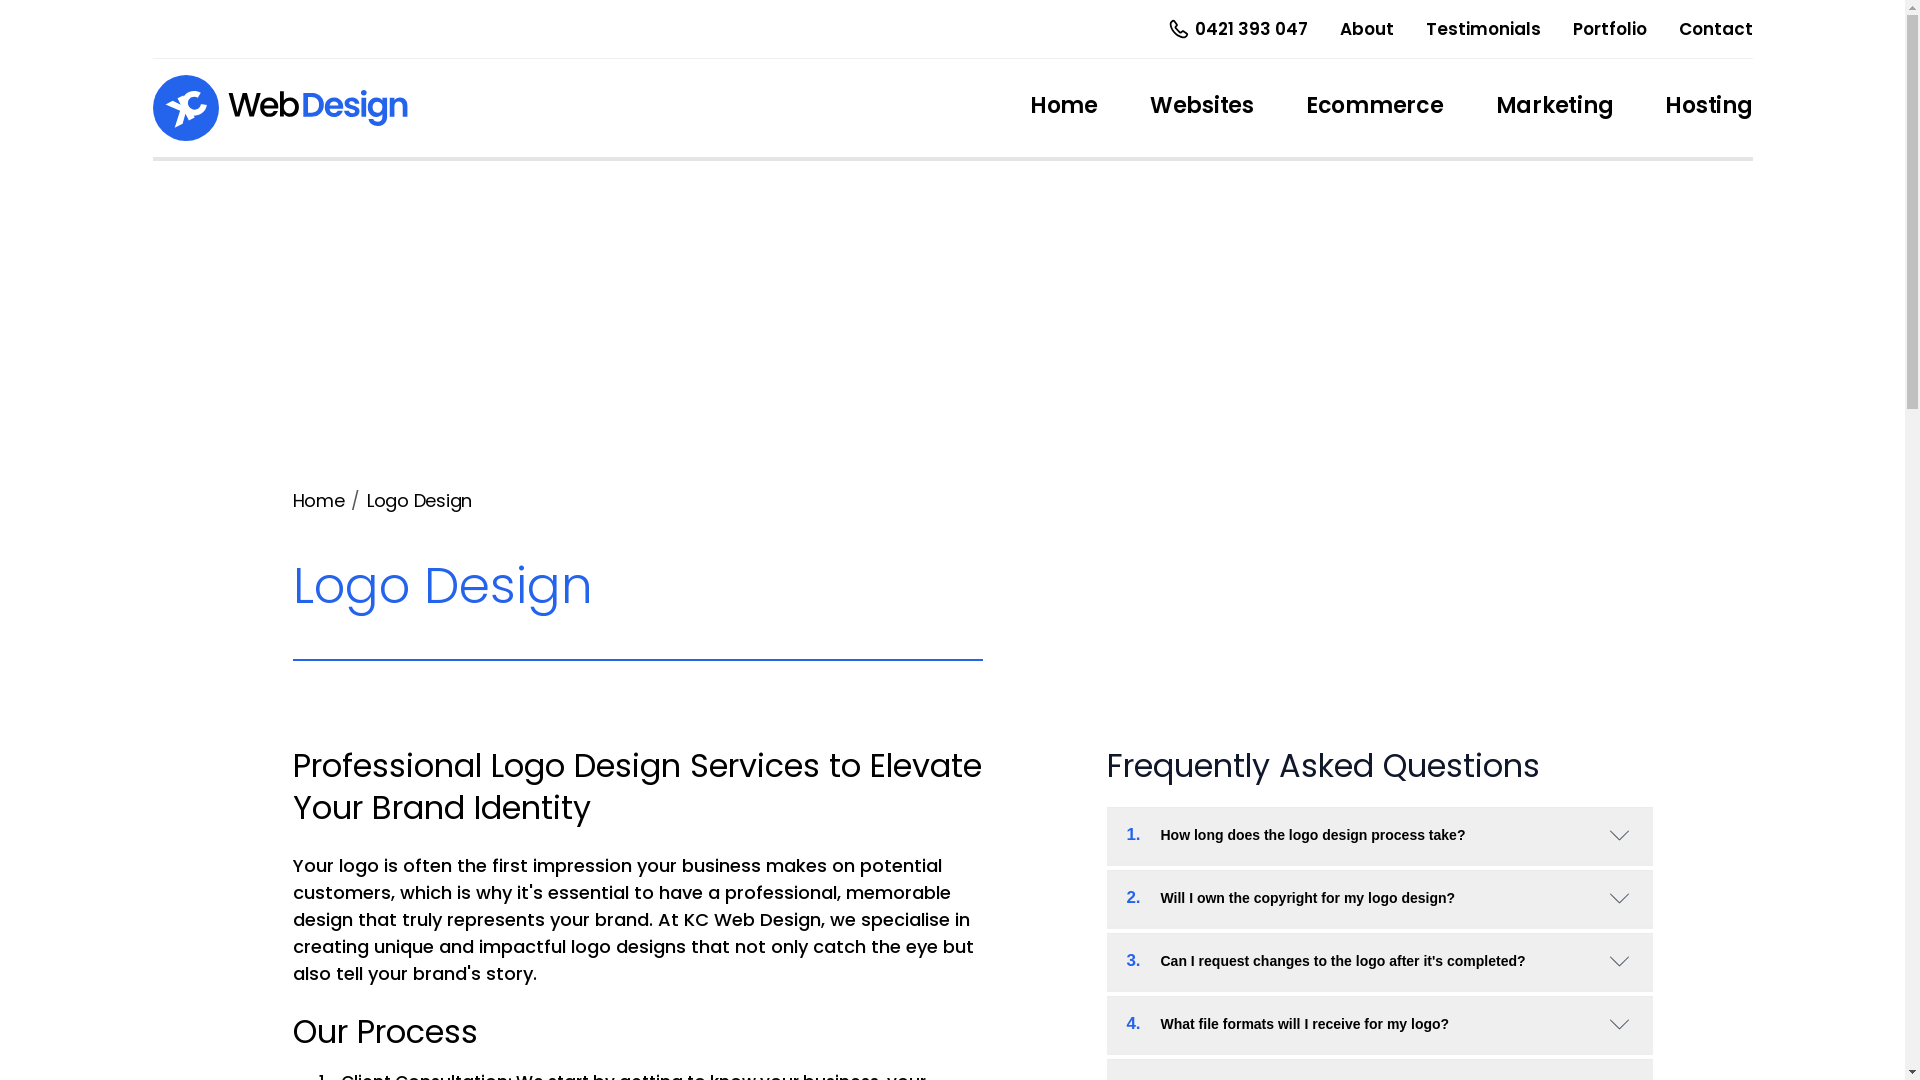 This screenshot has width=1920, height=1080. I want to click on '4., so click(1377, 1023).